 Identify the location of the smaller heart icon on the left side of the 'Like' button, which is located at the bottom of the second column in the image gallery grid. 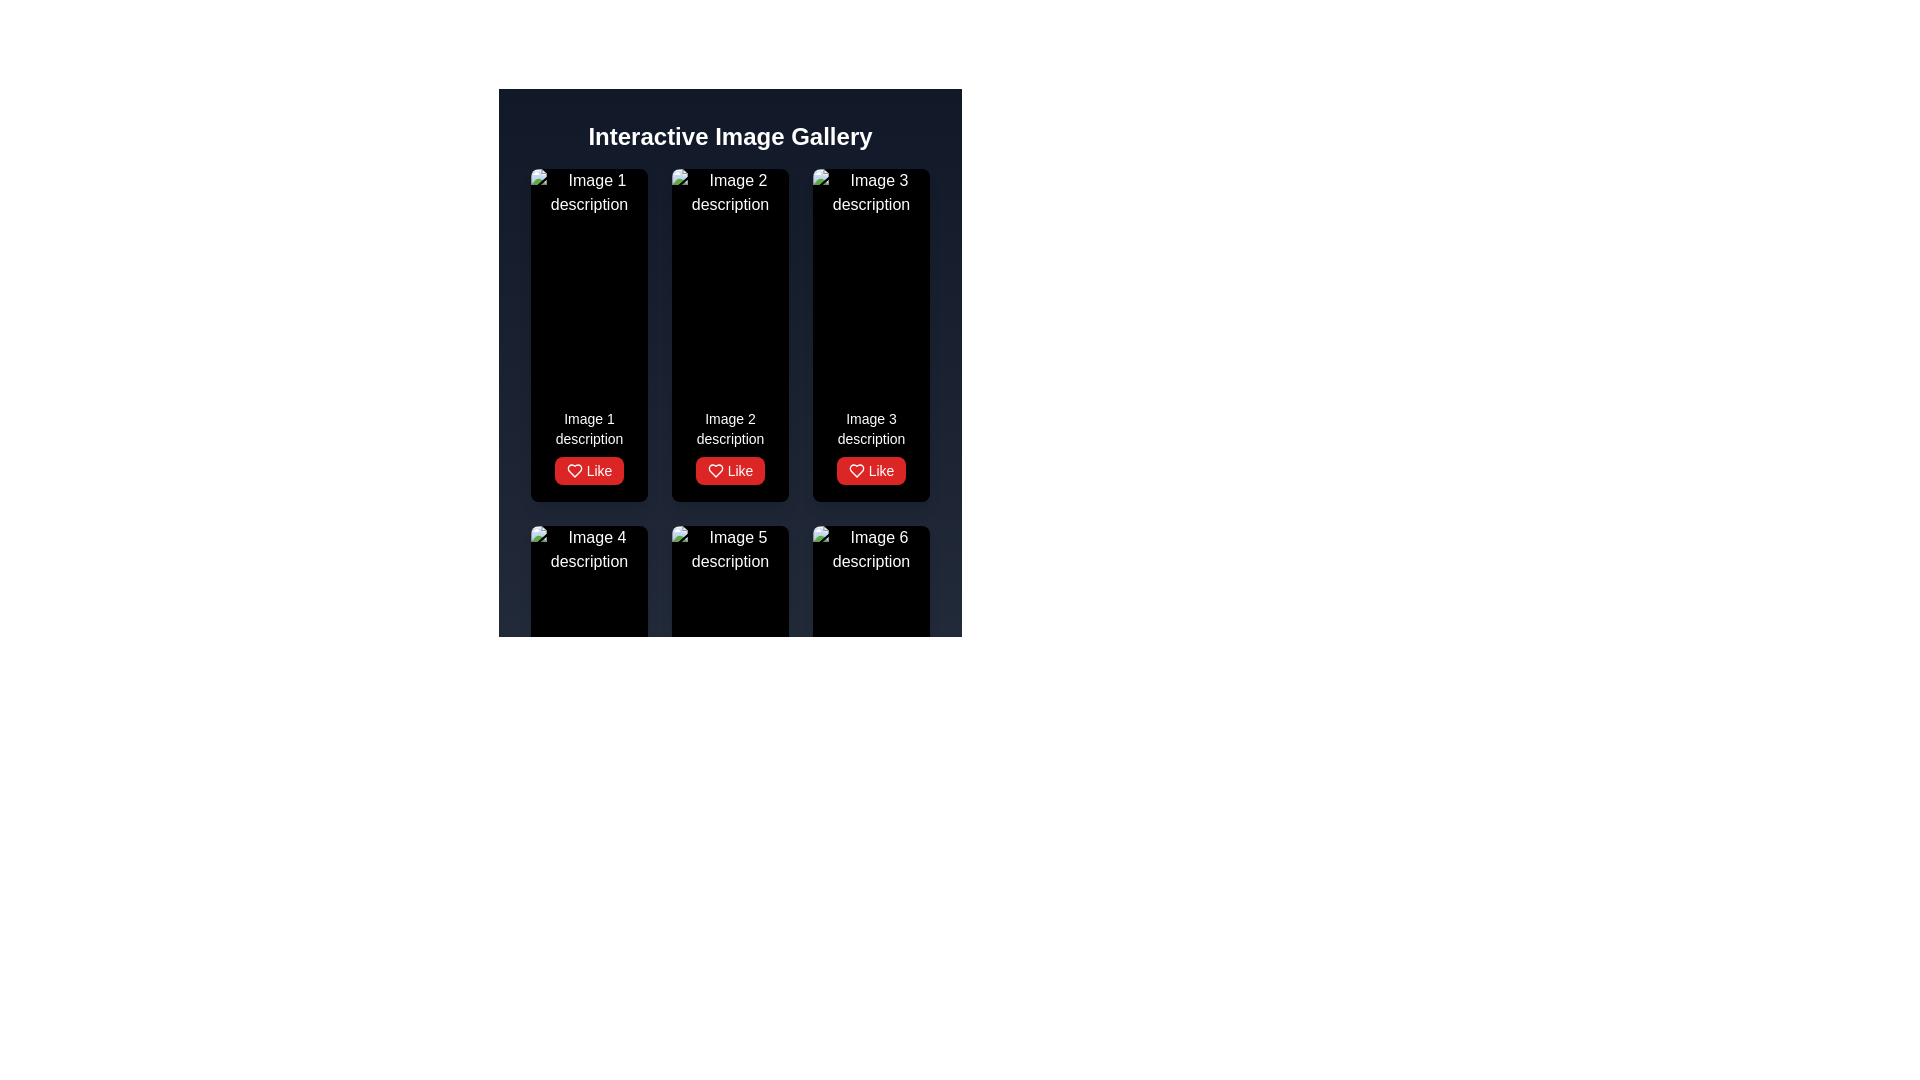
(715, 470).